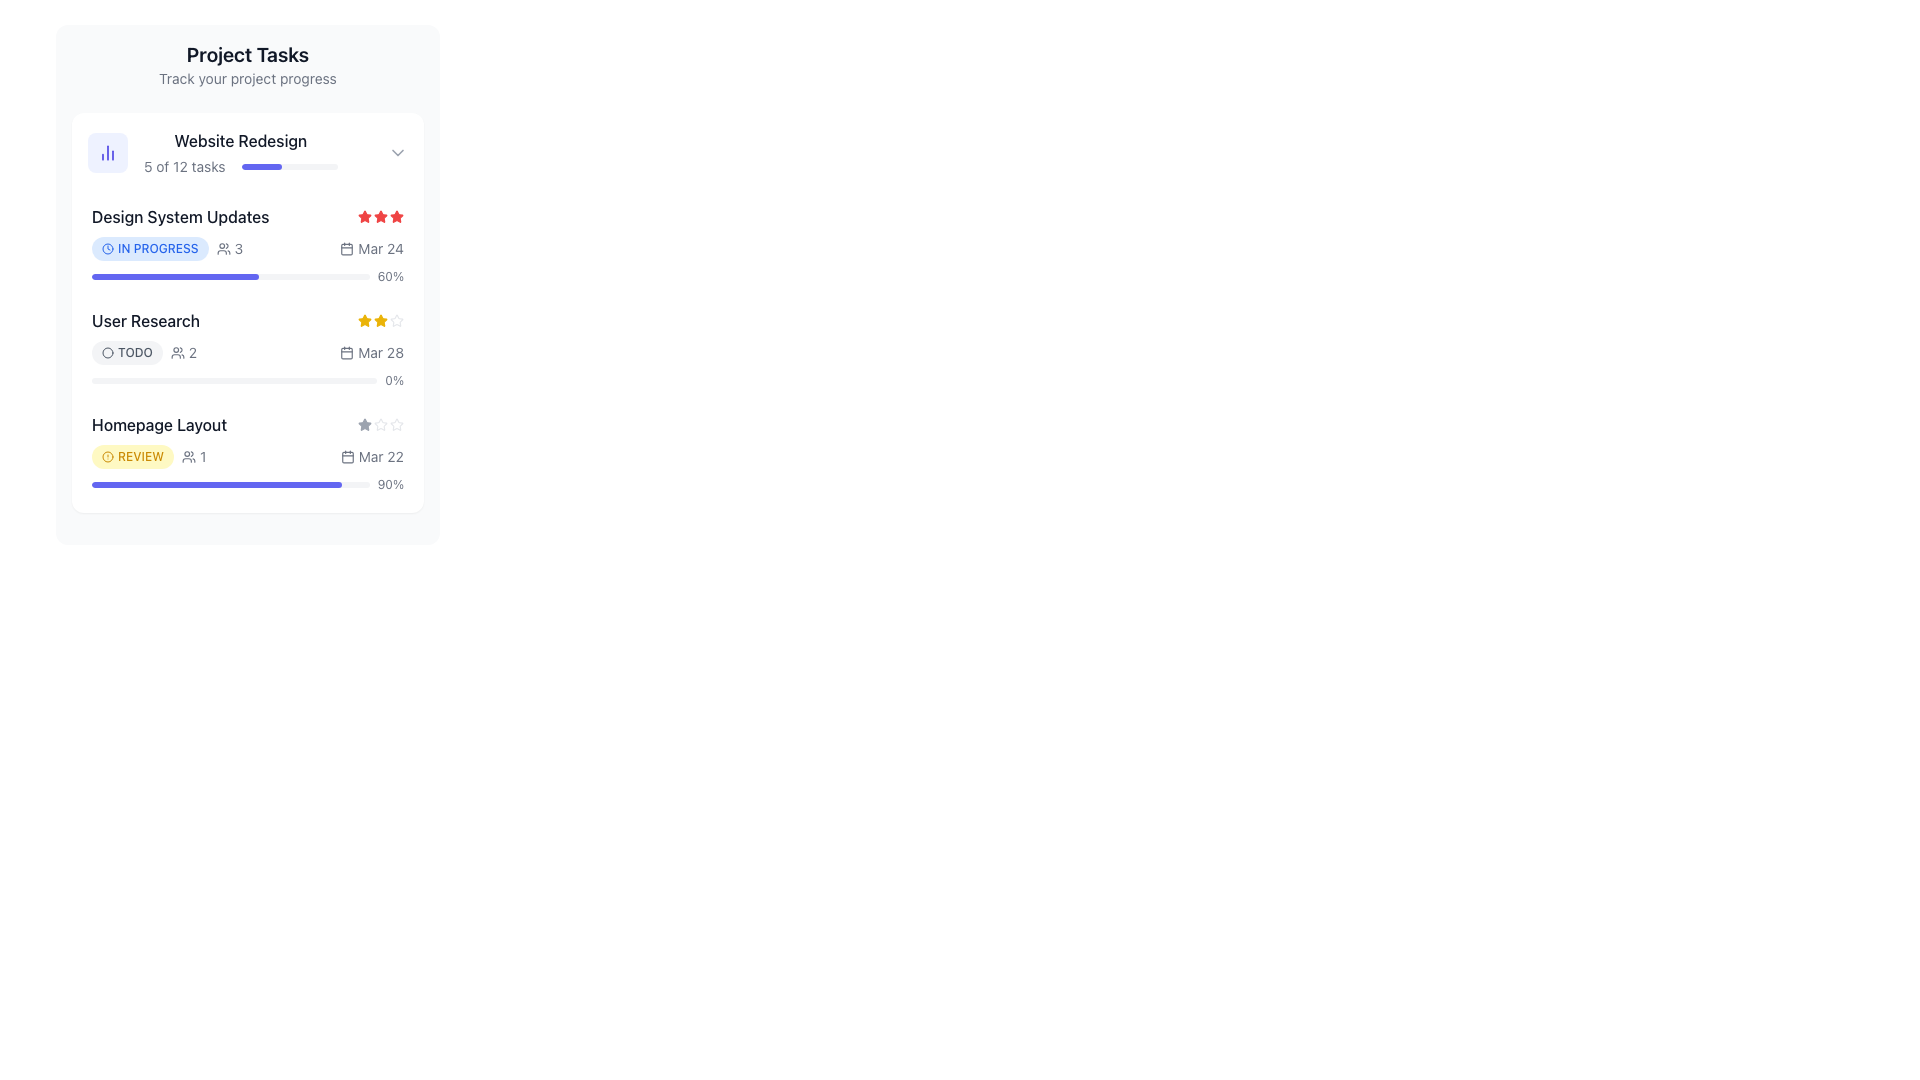 The height and width of the screenshot is (1080, 1920). What do you see at coordinates (183, 352) in the screenshot?
I see `the numeric indicator label displaying '2' next to the user icon in the 'User Research' task row` at bounding box center [183, 352].